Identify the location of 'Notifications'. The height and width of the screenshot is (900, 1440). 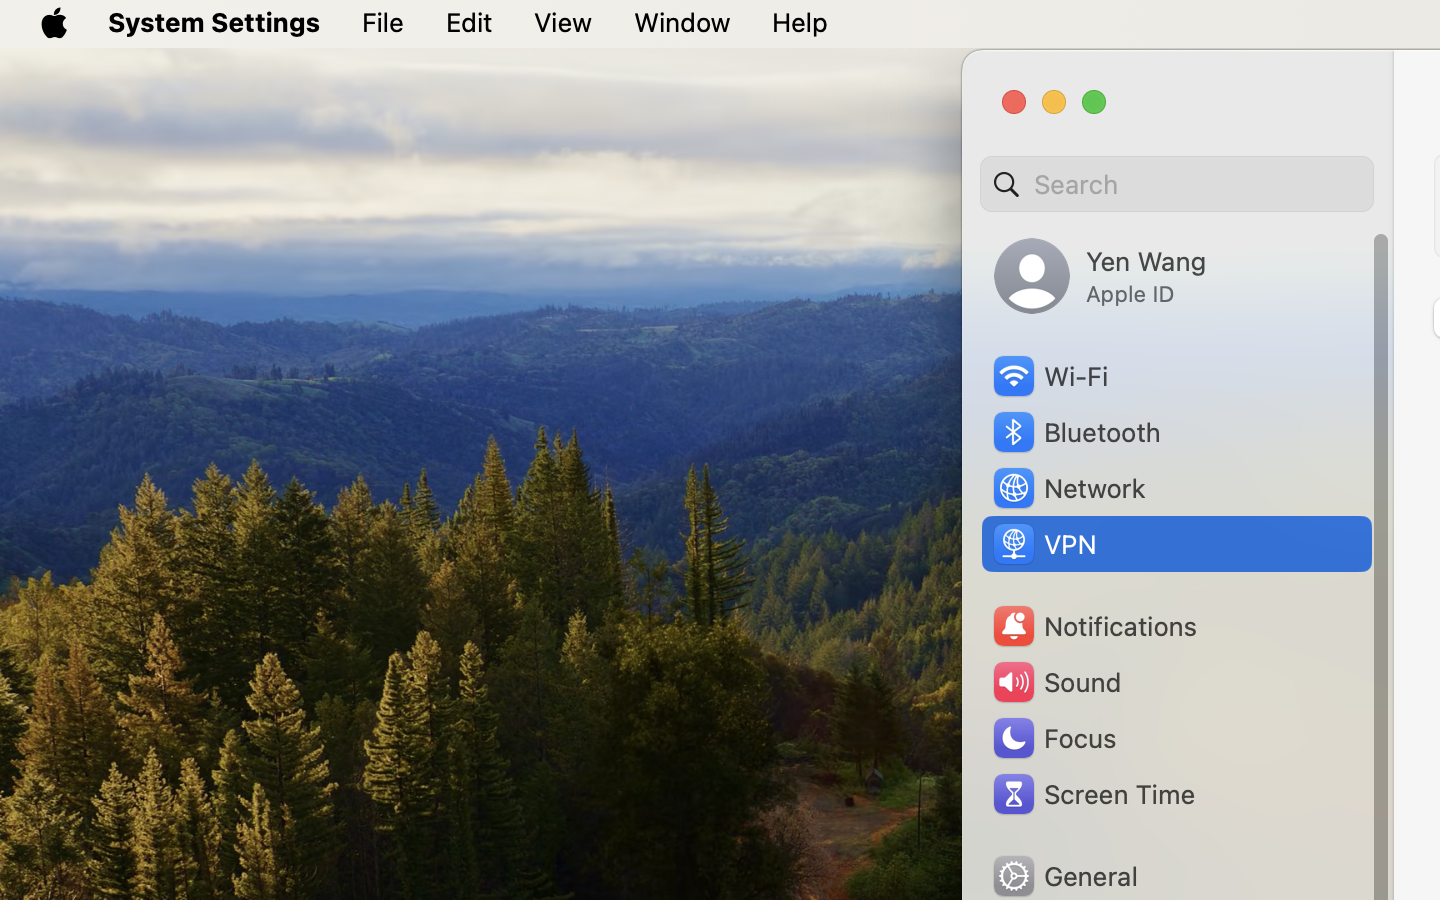
(1092, 626).